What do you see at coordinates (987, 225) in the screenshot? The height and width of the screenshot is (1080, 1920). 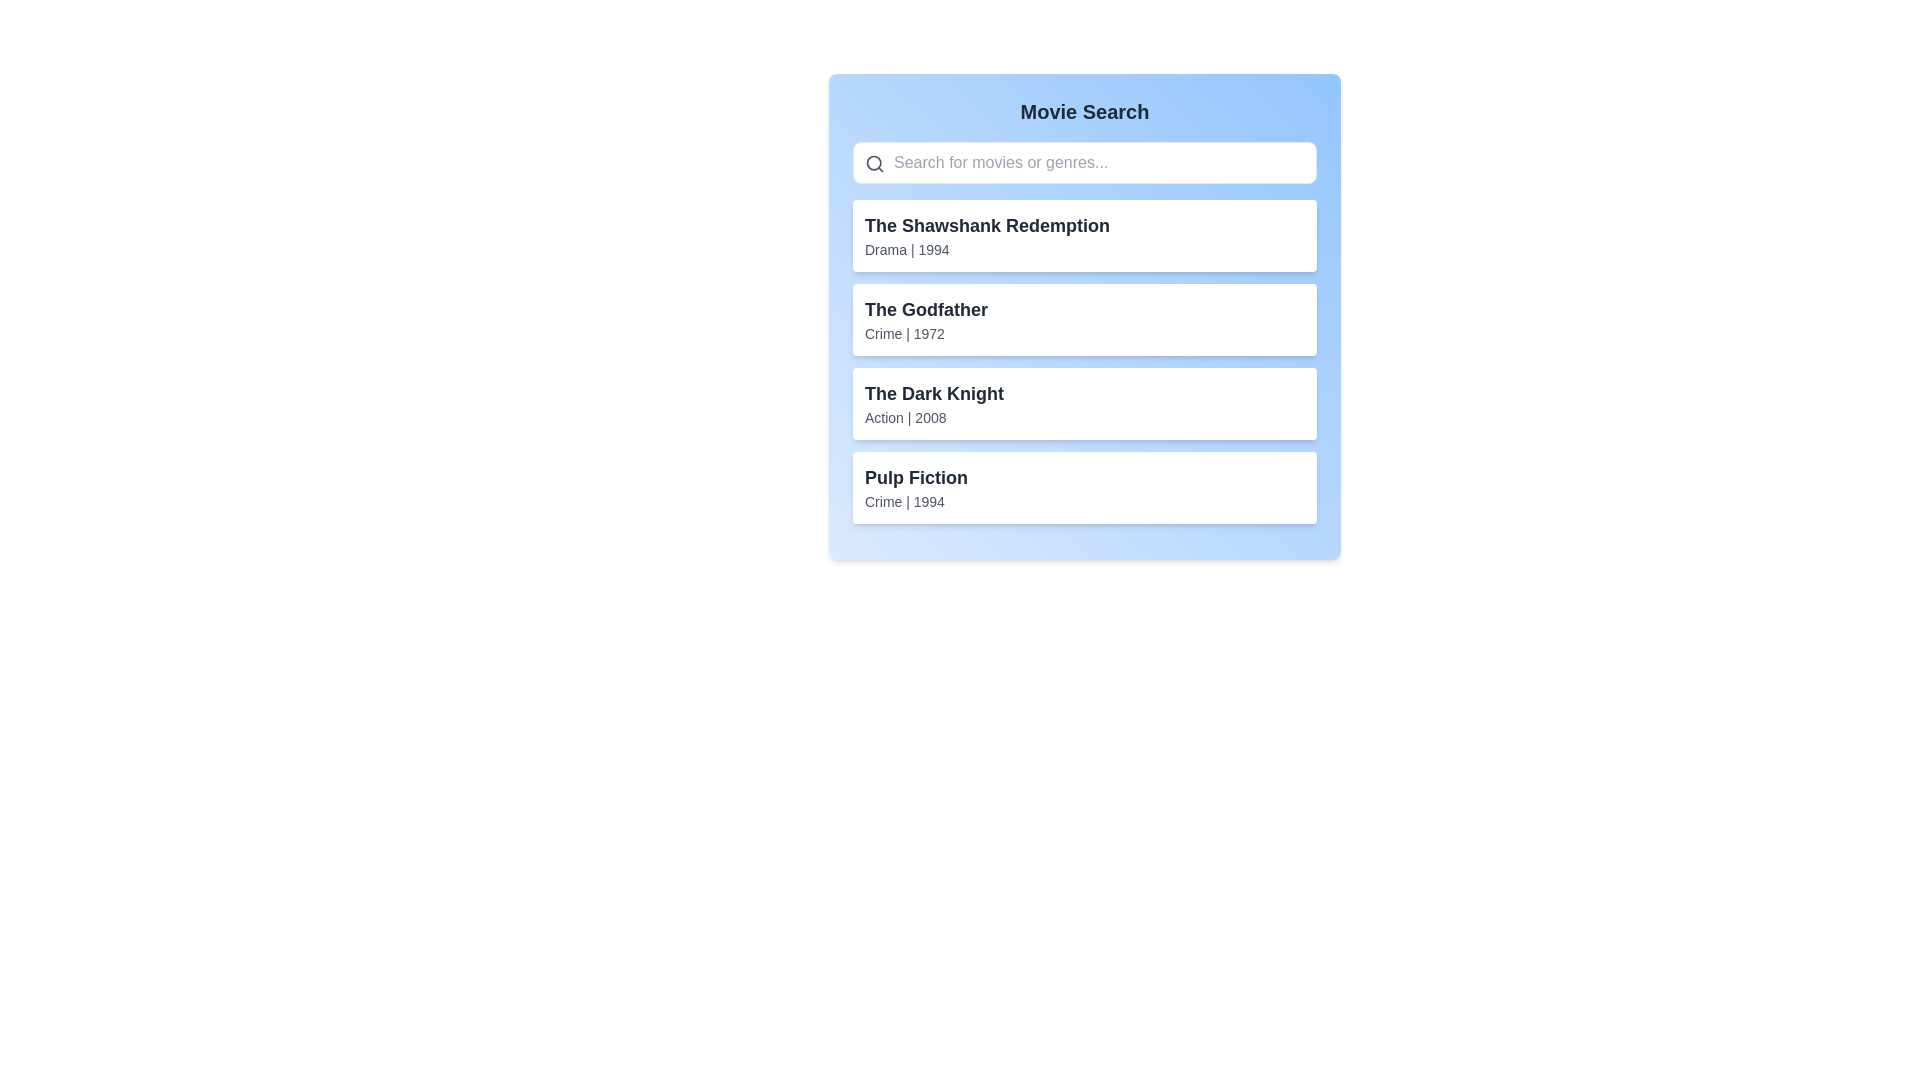 I see `title text 'The Shawshank Redemption' from the bold, larger font label positioned at the top-left corner of the first movie entry` at bounding box center [987, 225].